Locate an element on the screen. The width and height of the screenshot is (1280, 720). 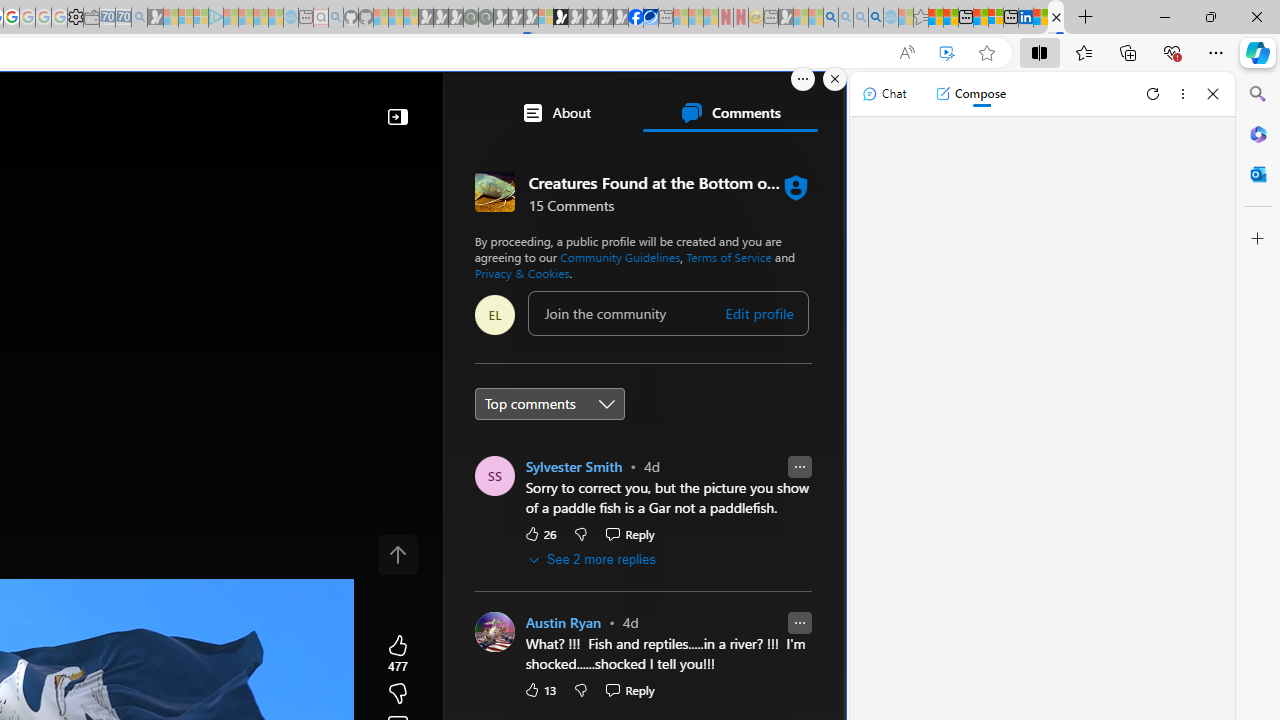
'Community Guidelines' is located at coordinates (619, 255).